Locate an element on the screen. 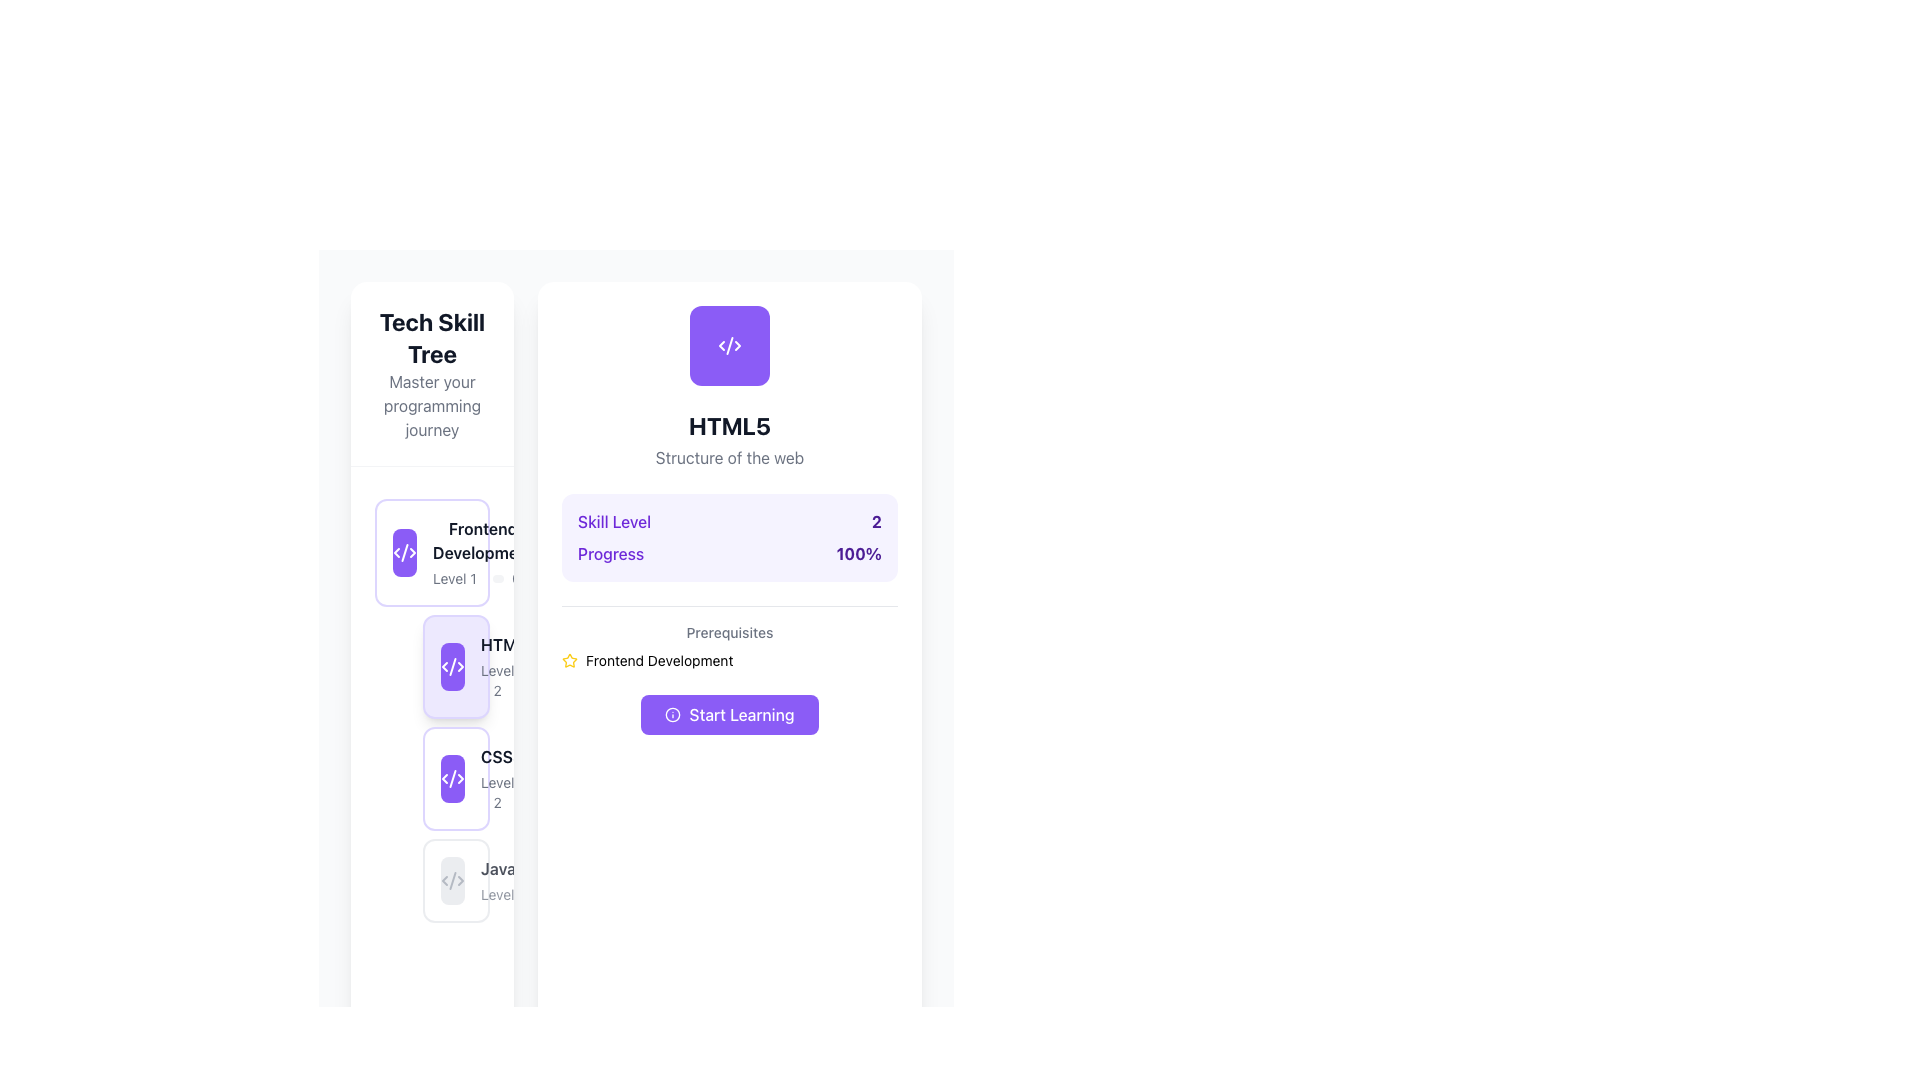  the thin, diagonal line icon, which is the central component of a triplet within a vertical list of icons representing different development levels is located at coordinates (451, 778).